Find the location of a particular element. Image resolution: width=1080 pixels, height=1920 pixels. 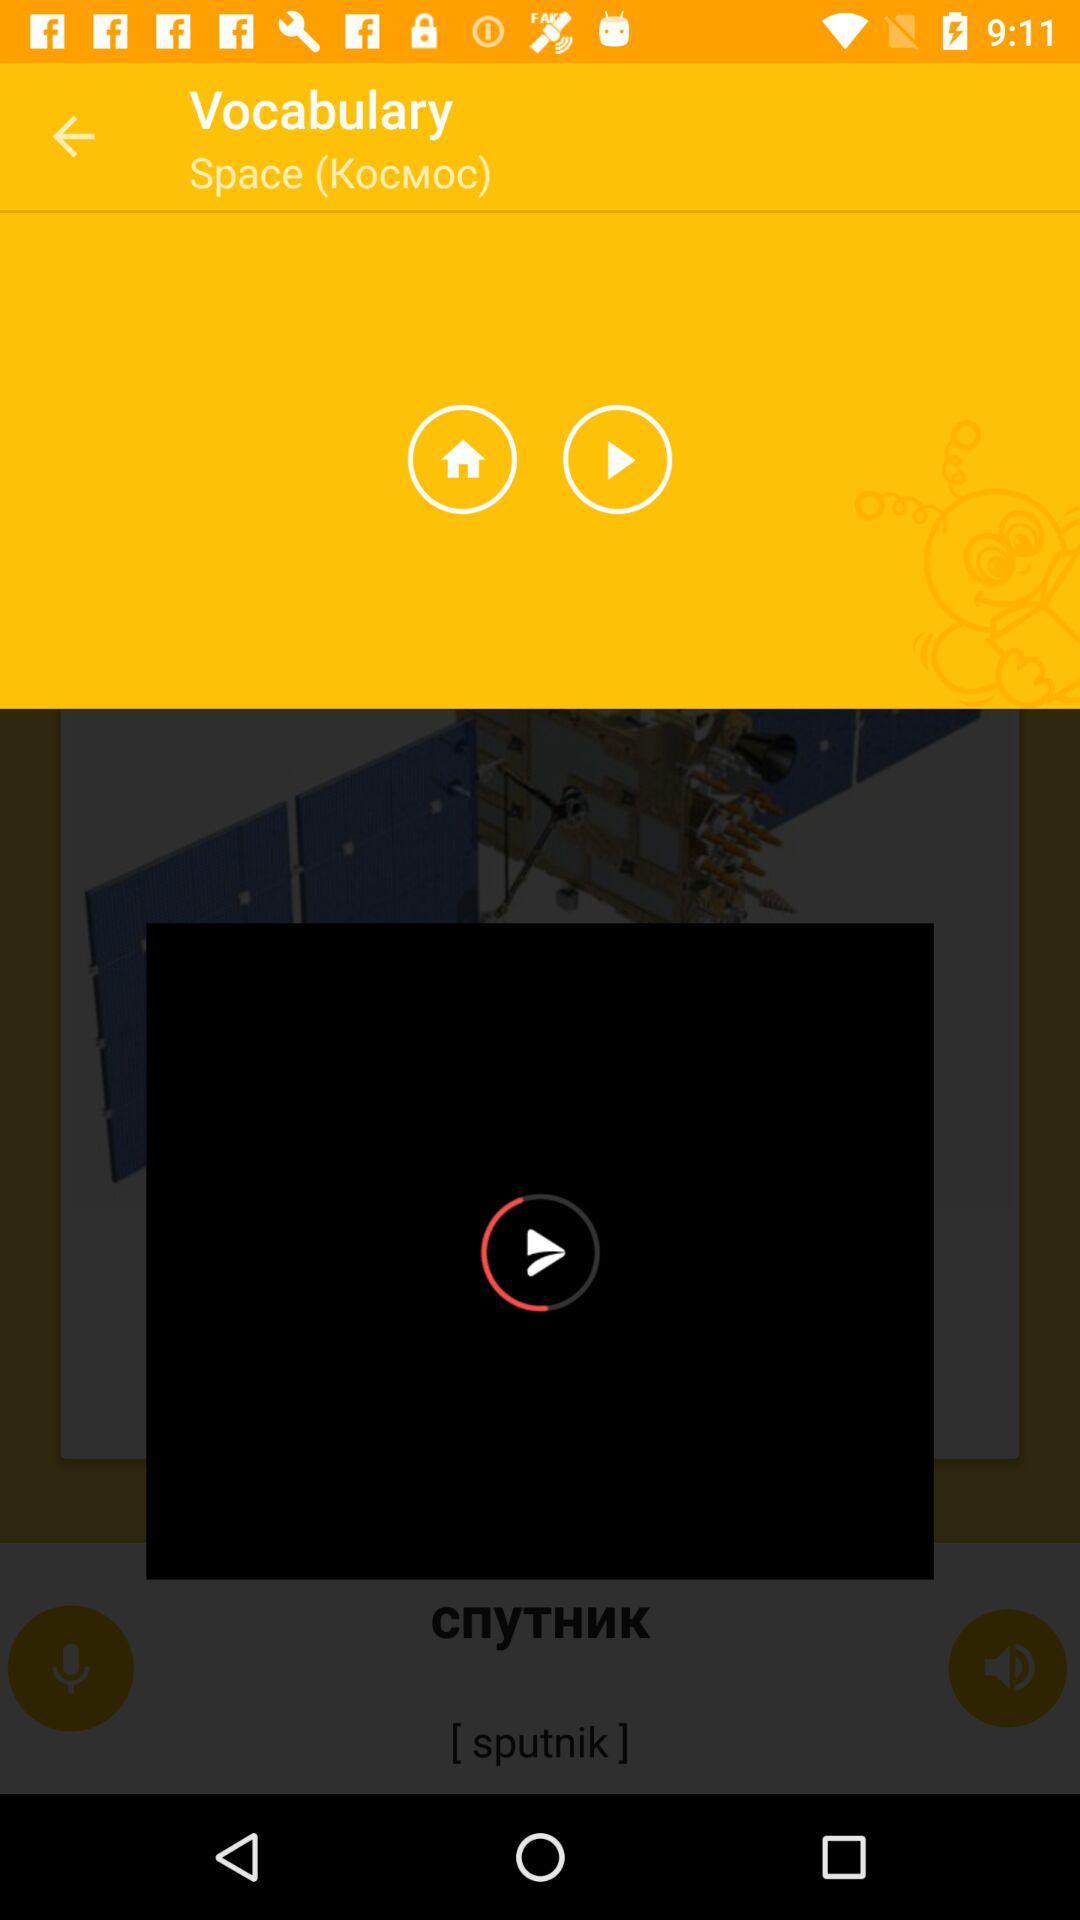

the play icon is located at coordinates (616, 458).